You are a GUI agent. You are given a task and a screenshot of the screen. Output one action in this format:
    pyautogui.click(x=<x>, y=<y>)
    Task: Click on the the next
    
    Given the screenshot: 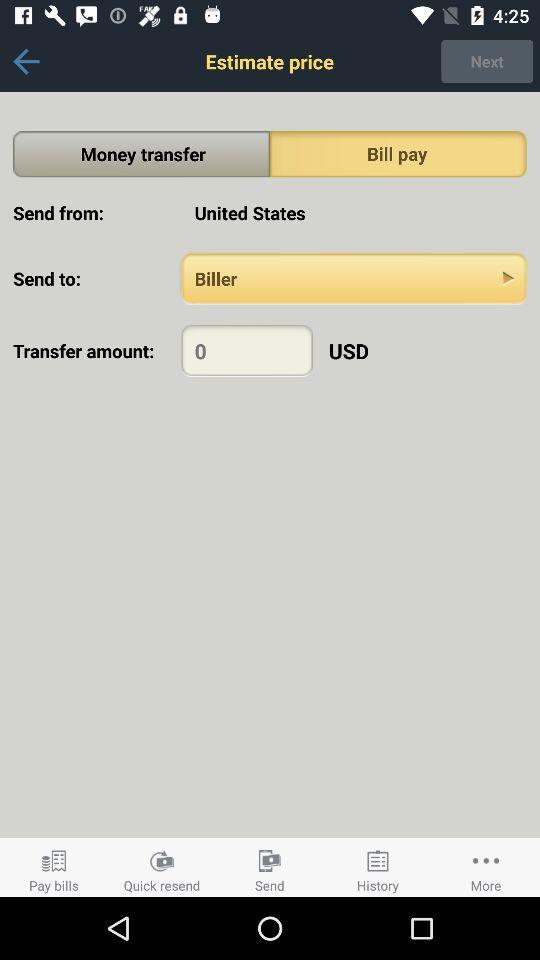 What is the action you would take?
    pyautogui.click(x=486, y=61)
    